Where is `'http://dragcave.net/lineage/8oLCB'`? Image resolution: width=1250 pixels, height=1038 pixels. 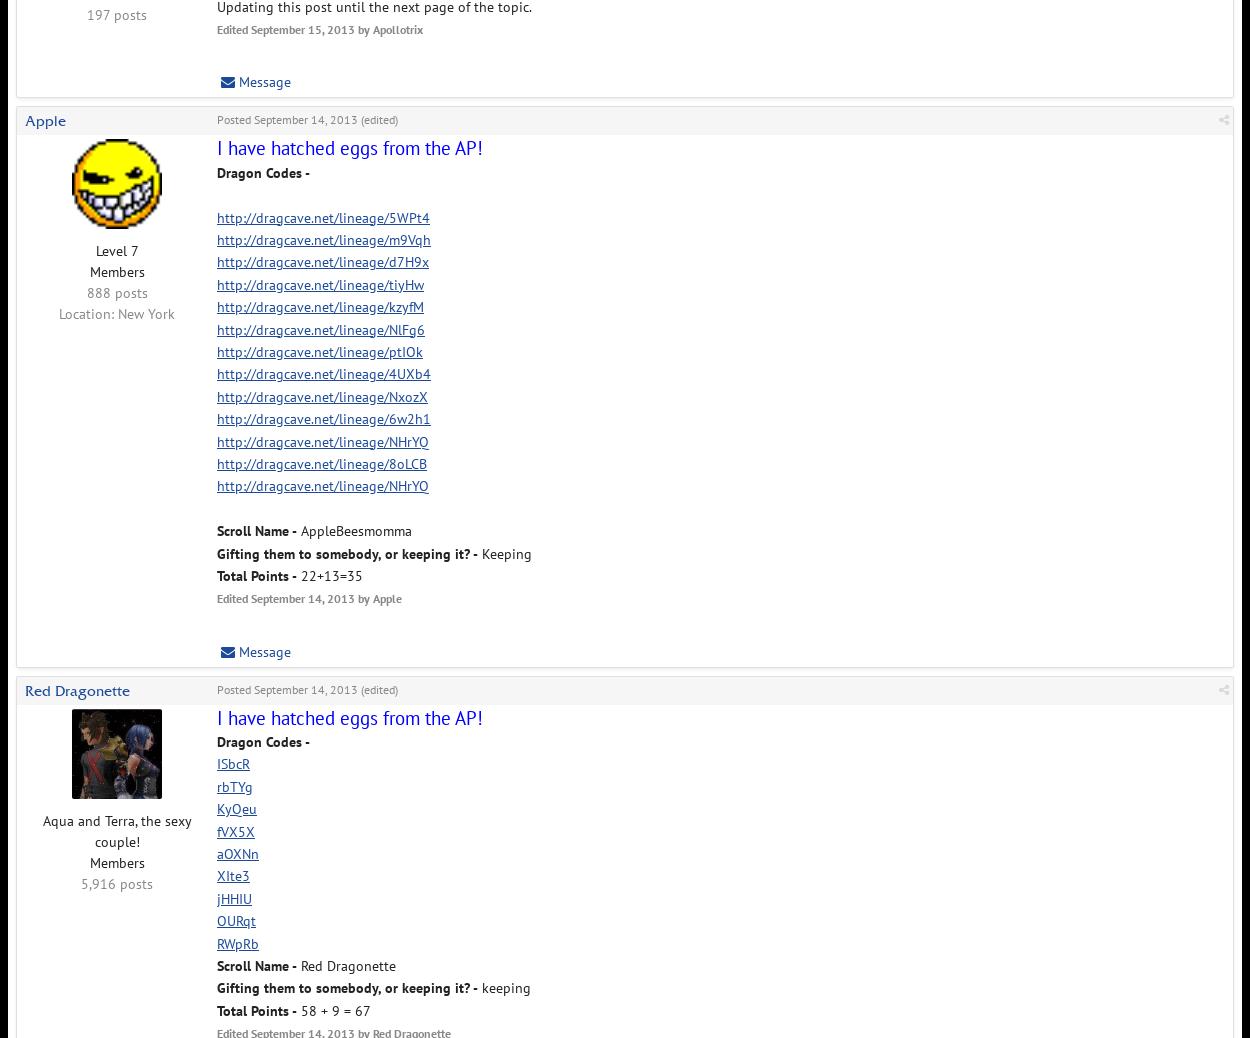 'http://dragcave.net/lineage/8oLCB' is located at coordinates (321, 463).